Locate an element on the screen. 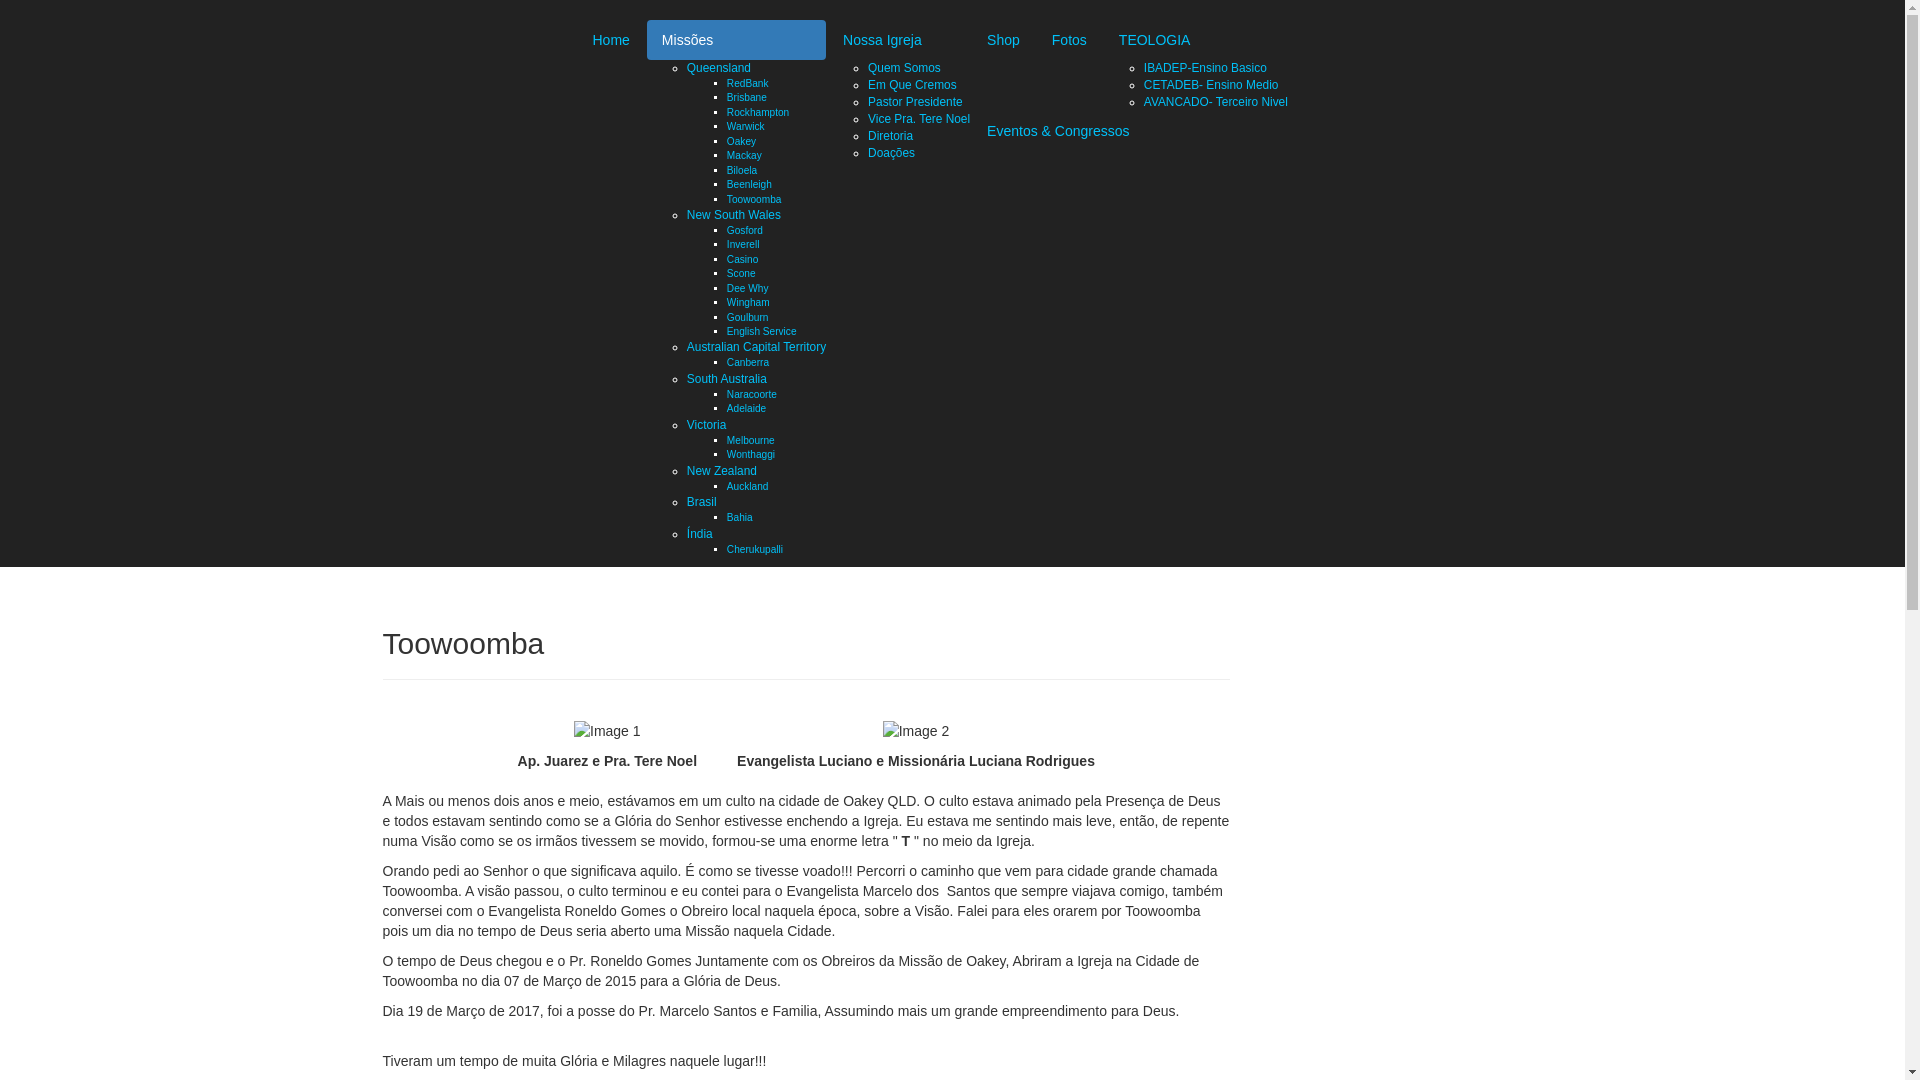 The image size is (1920, 1080). 'Cherukupalli' is located at coordinates (725, 549).